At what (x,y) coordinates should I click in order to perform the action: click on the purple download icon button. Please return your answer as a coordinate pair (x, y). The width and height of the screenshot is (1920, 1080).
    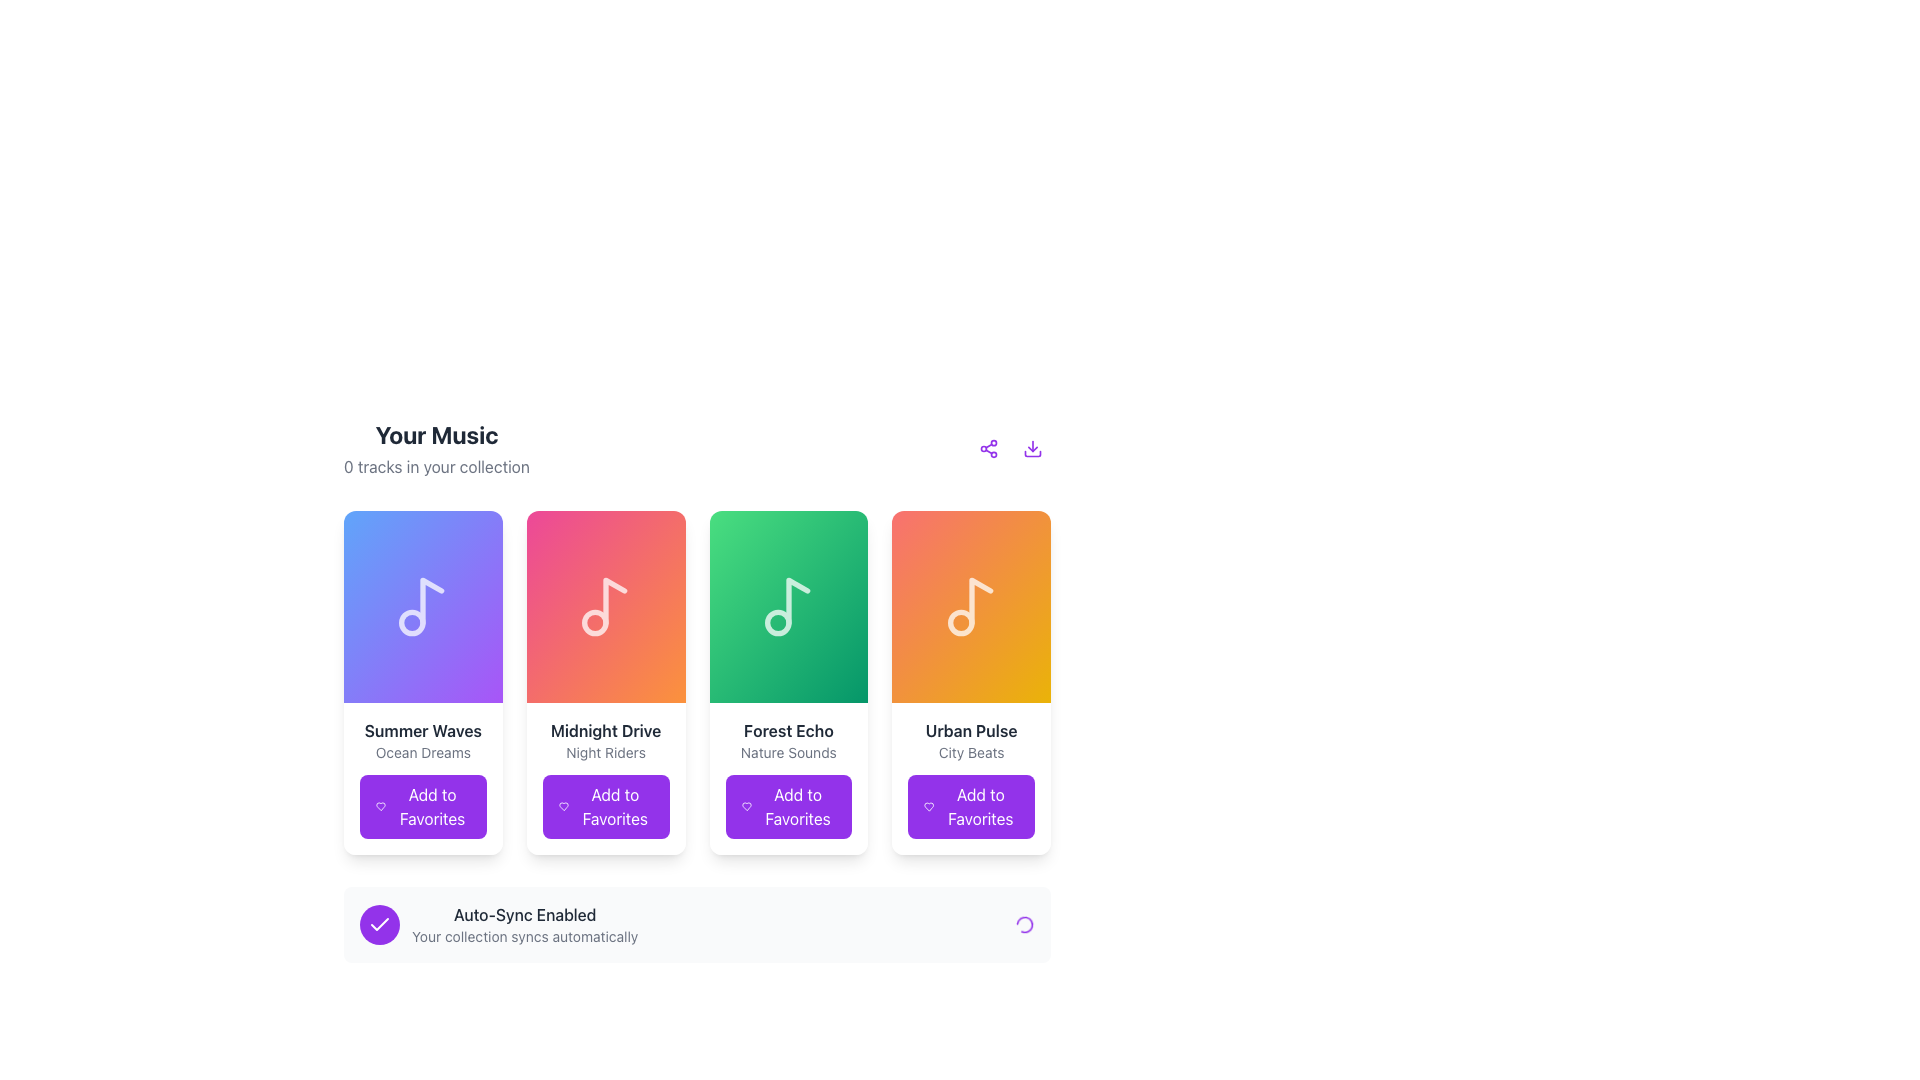
    Looking at the image, I should click on (1032, 447).